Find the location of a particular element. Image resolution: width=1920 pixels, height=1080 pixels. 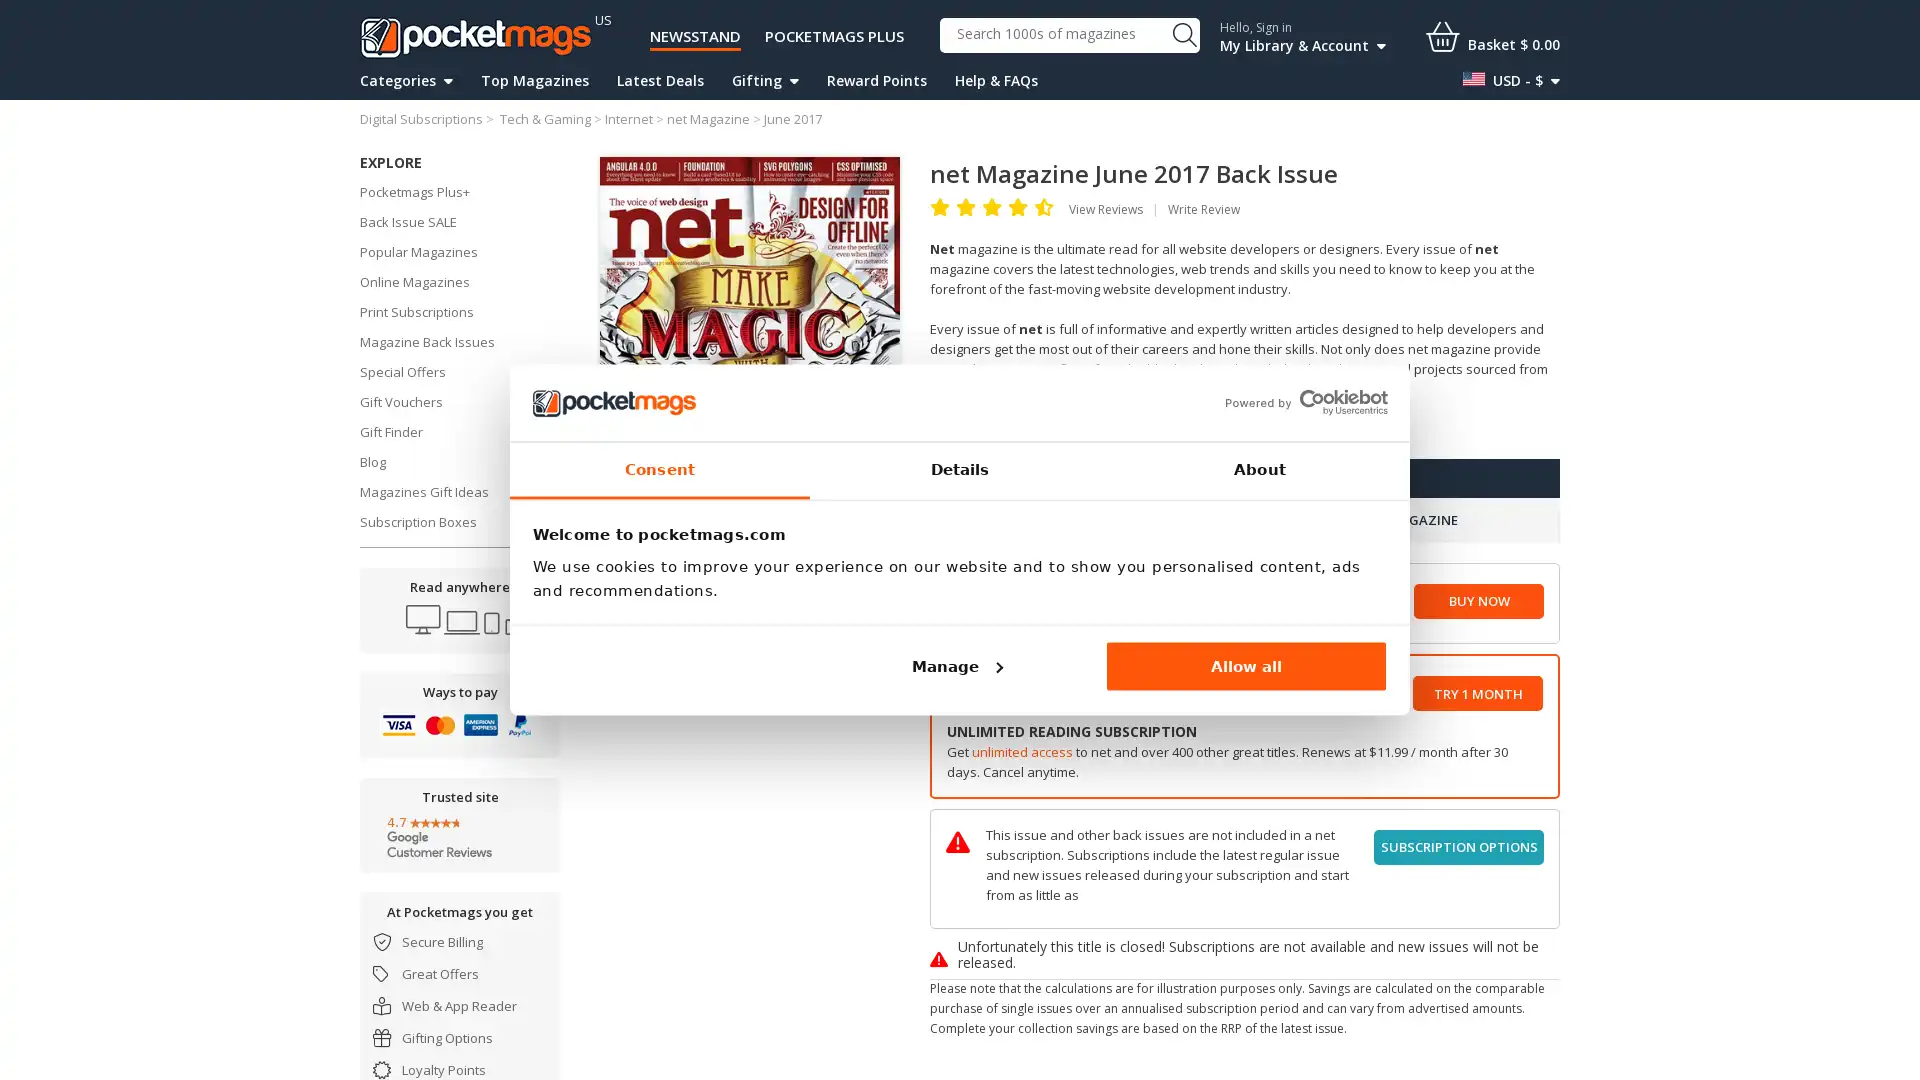

Try 1 month is located at coordinates (1478, 692).